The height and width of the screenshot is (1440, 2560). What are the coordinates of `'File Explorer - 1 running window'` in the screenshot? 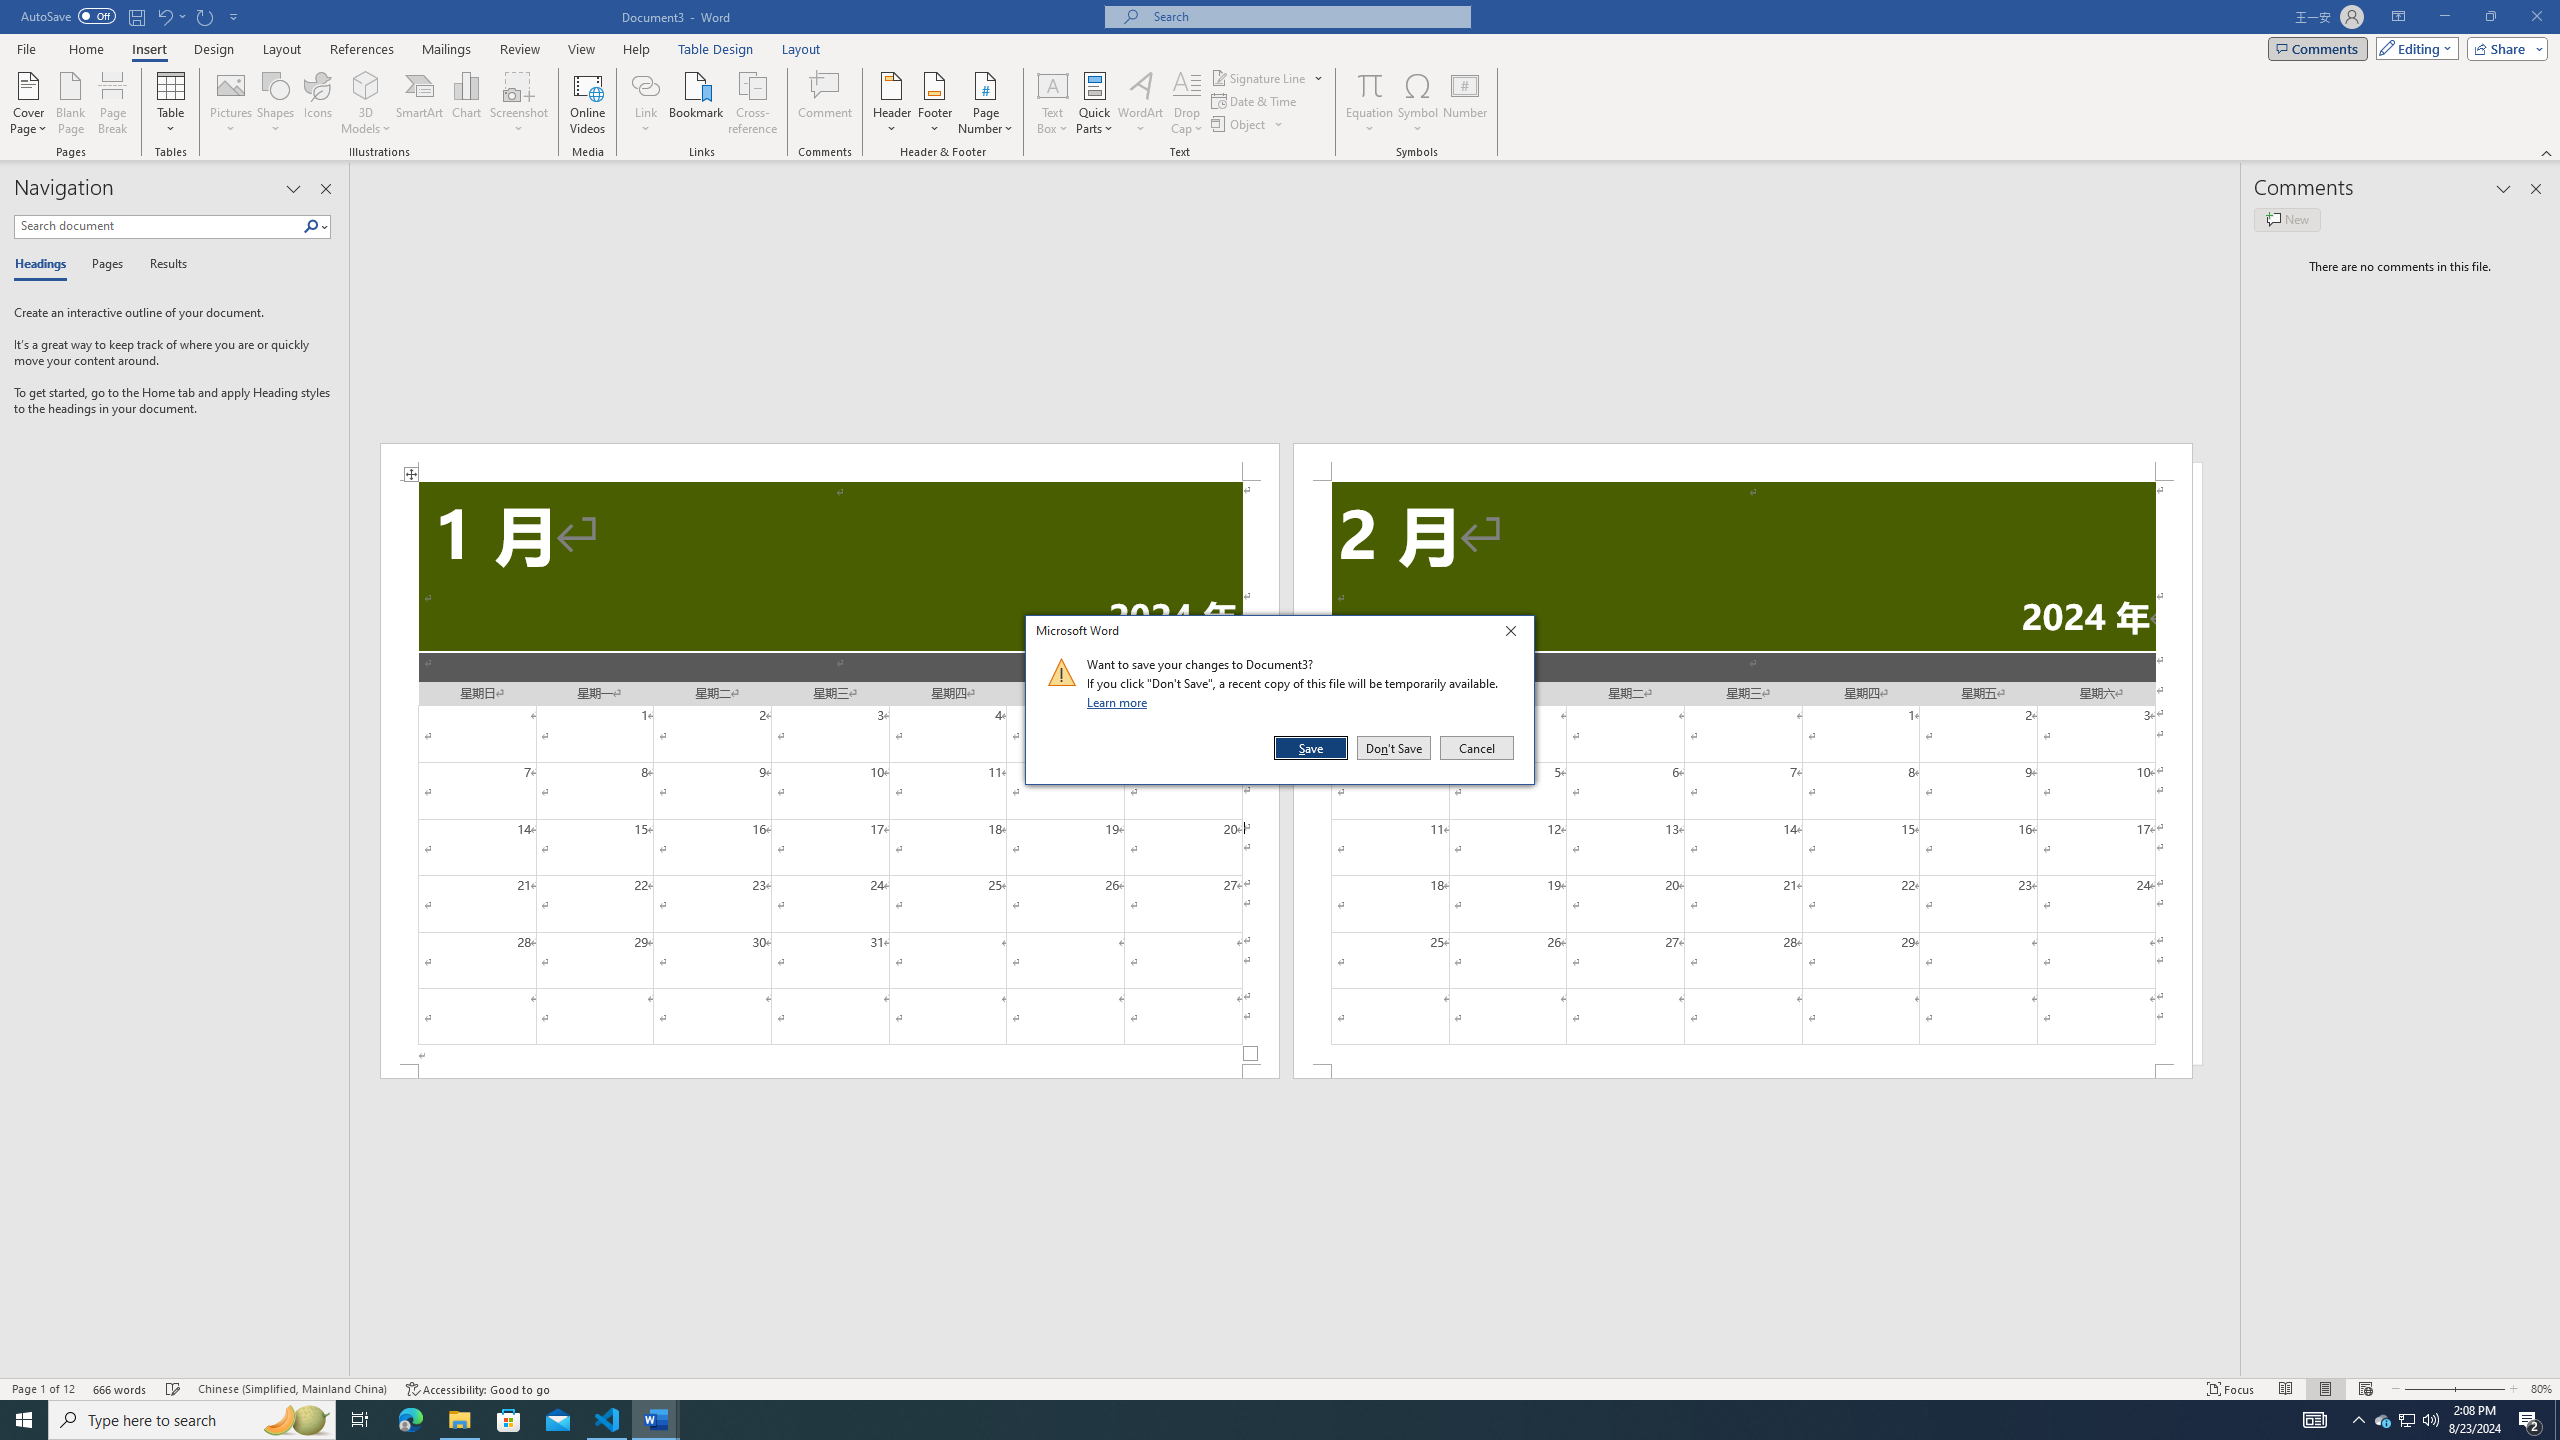 It's located at (458, 1418).